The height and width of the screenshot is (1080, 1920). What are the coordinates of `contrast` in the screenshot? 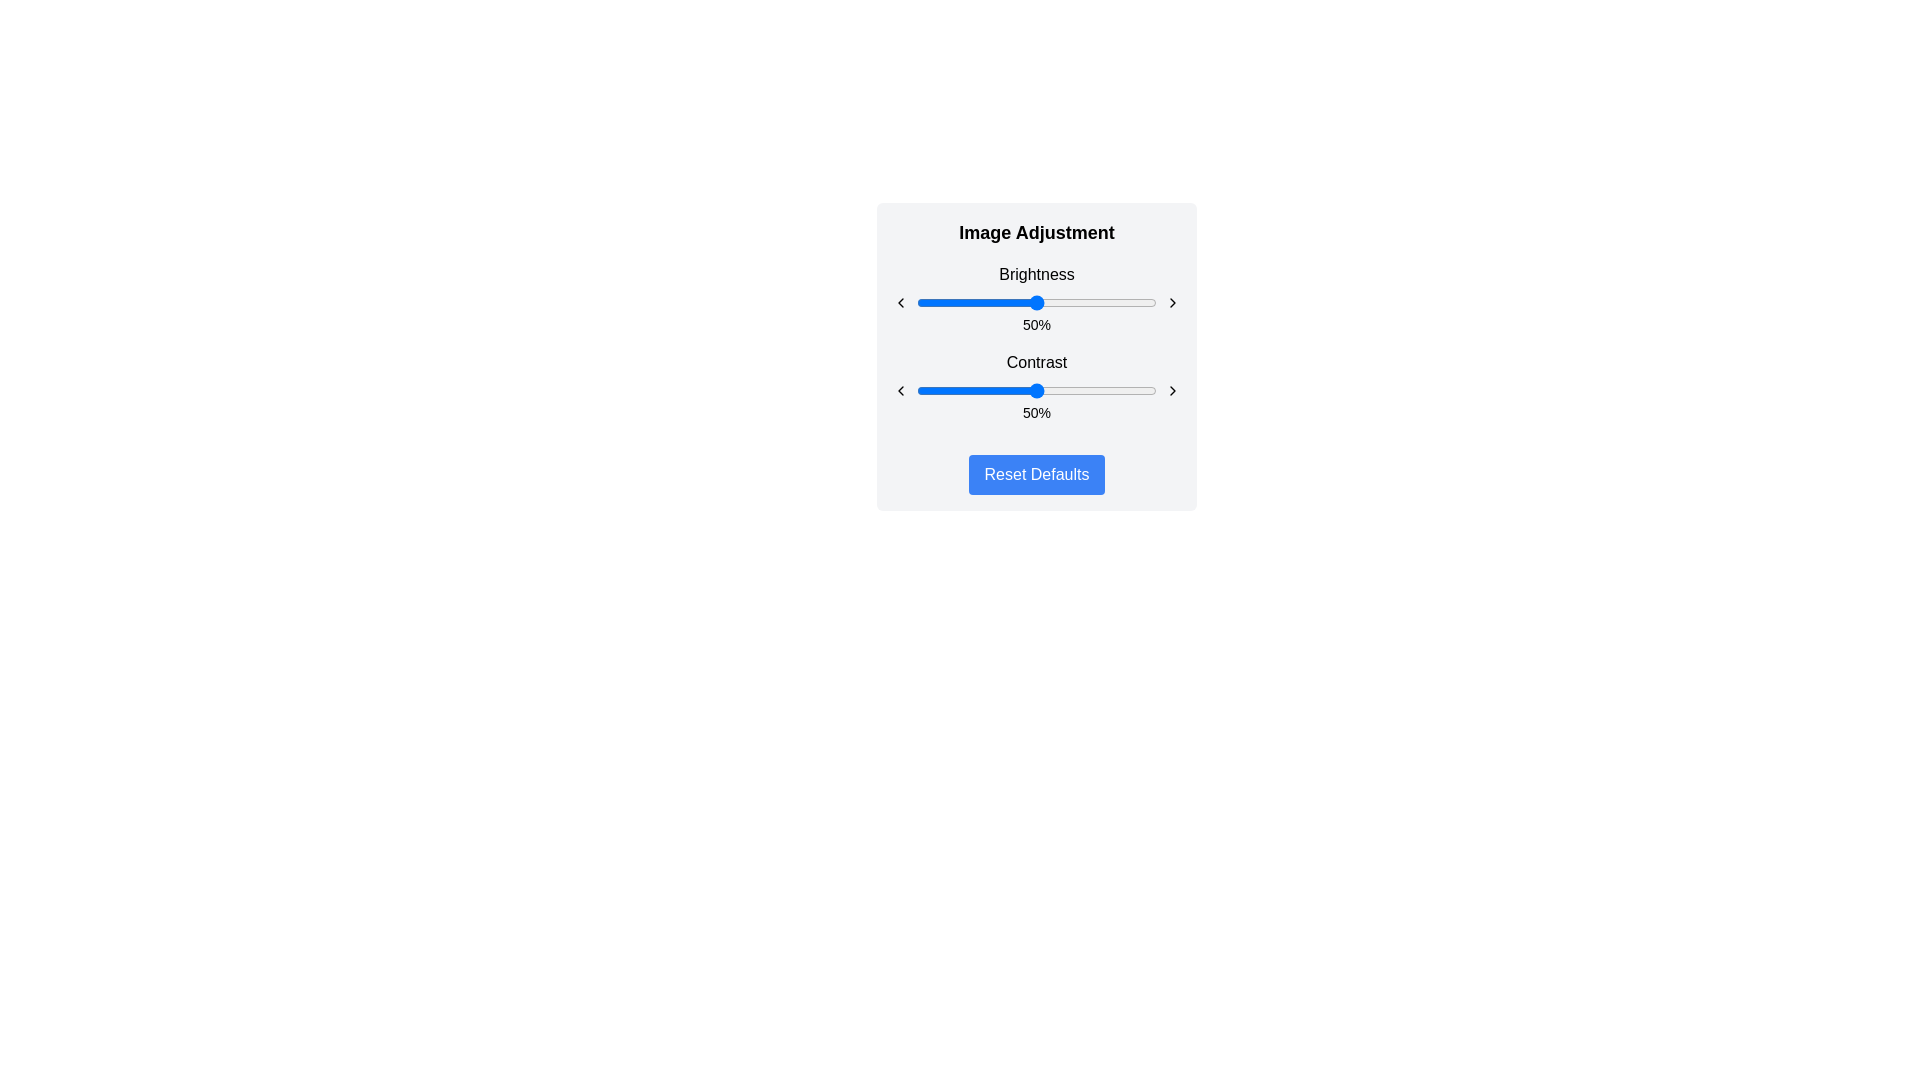 It's located at (1012, 390).